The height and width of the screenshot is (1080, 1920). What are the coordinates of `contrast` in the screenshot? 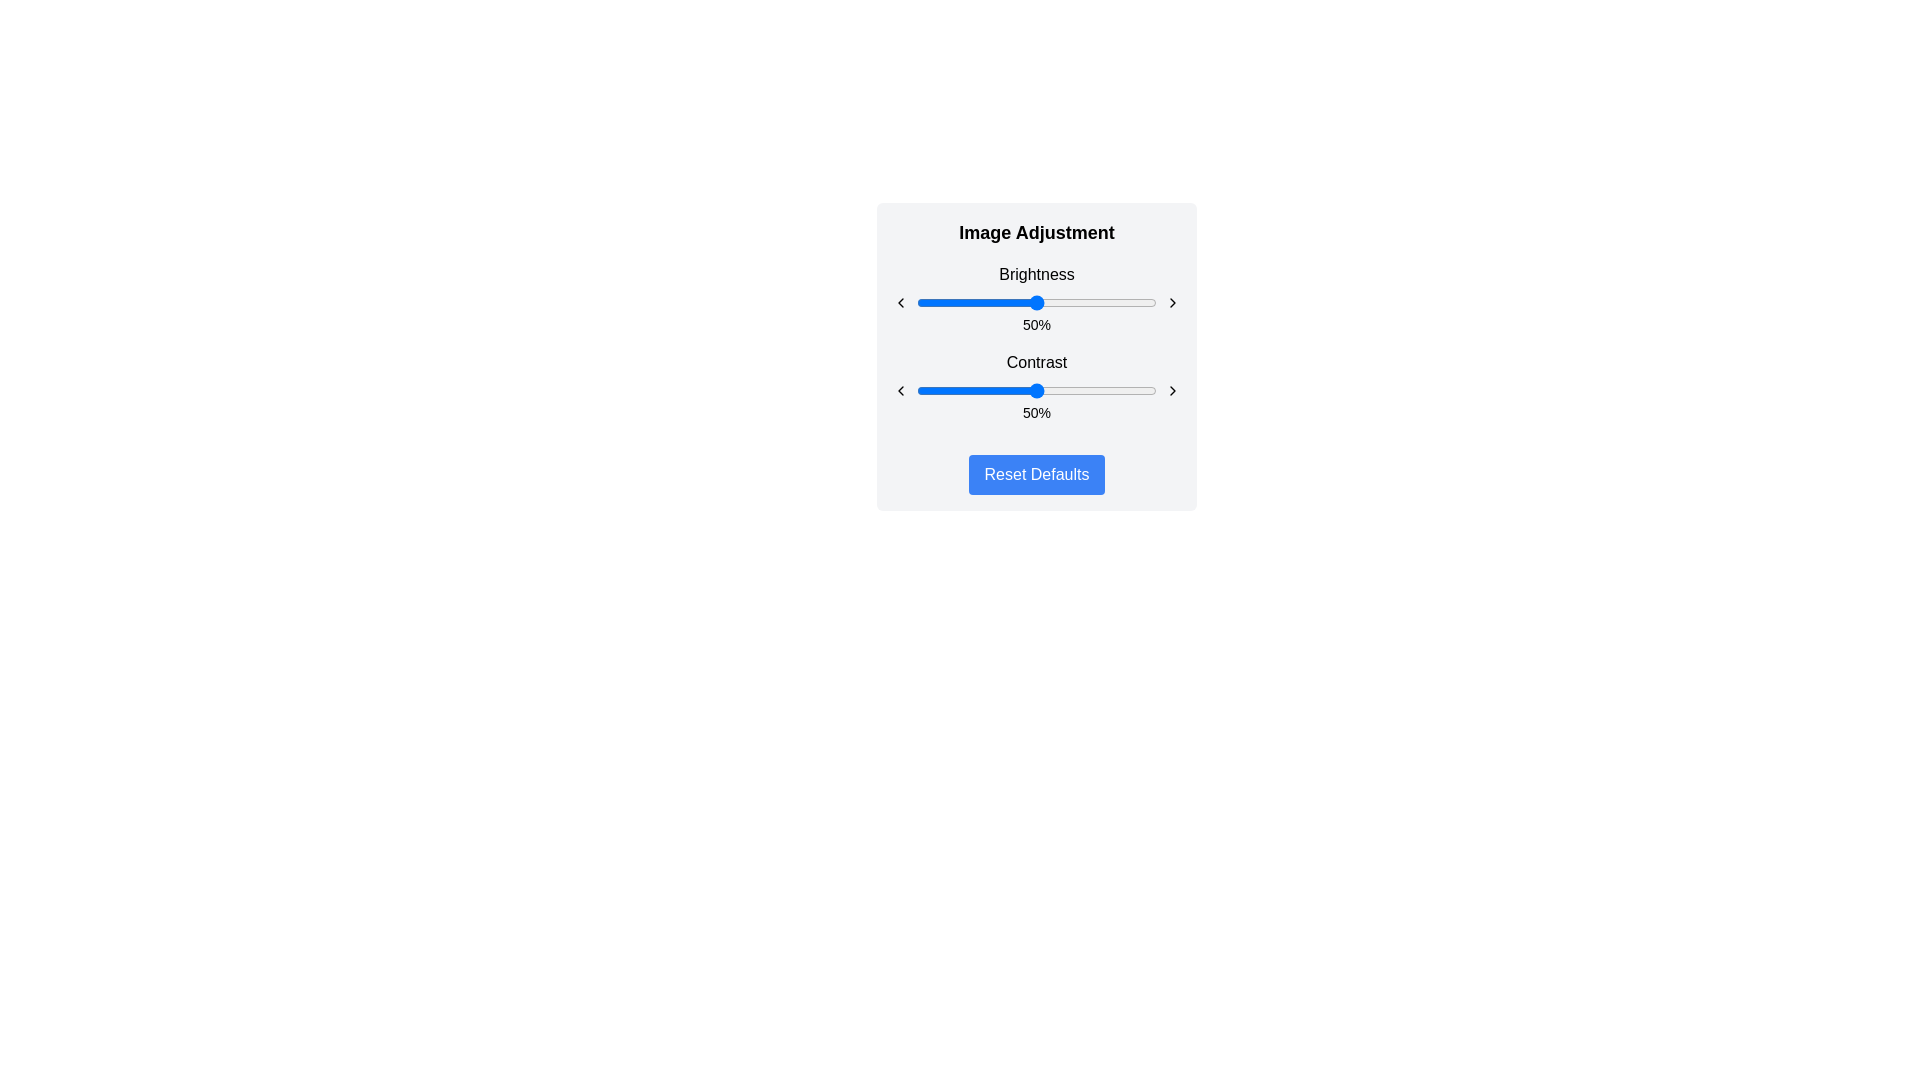 It's located at (1012, 390).